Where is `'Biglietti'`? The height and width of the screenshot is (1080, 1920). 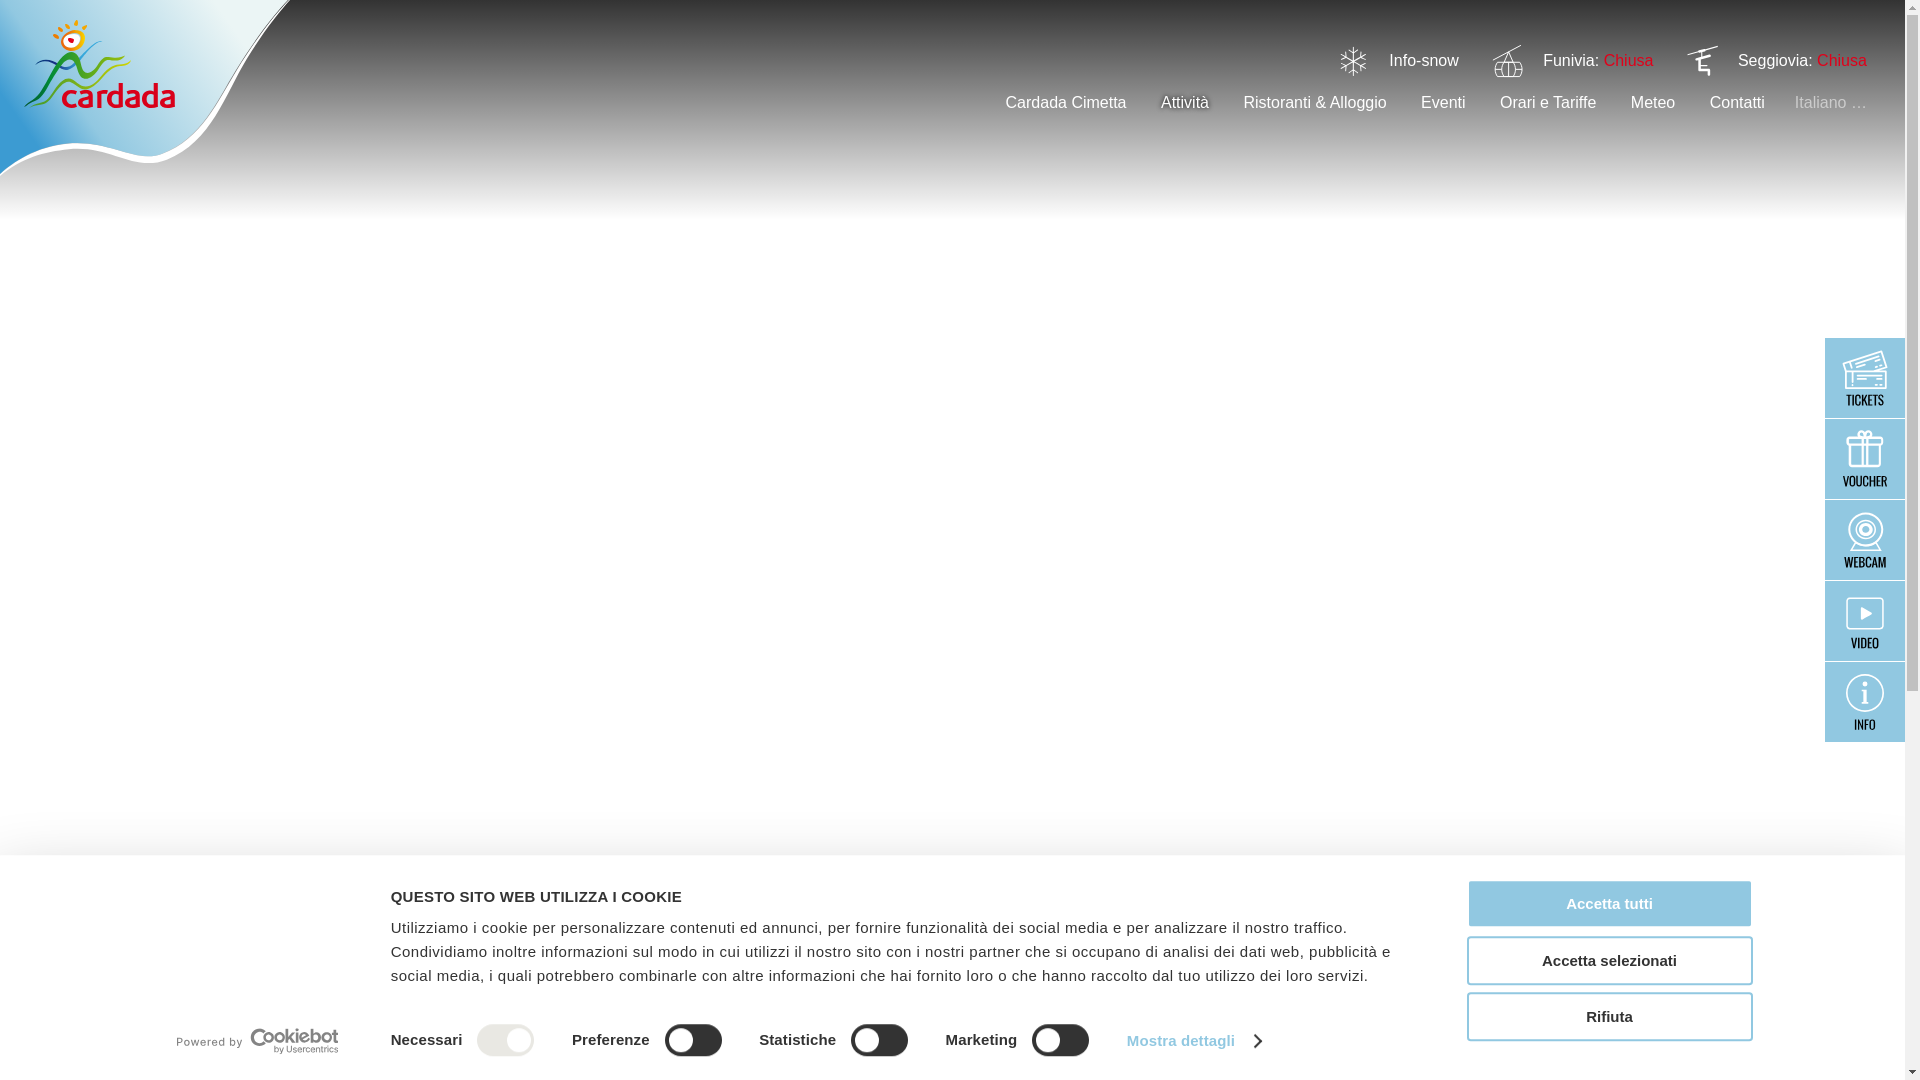 'Biglietti' is located at coordinates (1864, 378).